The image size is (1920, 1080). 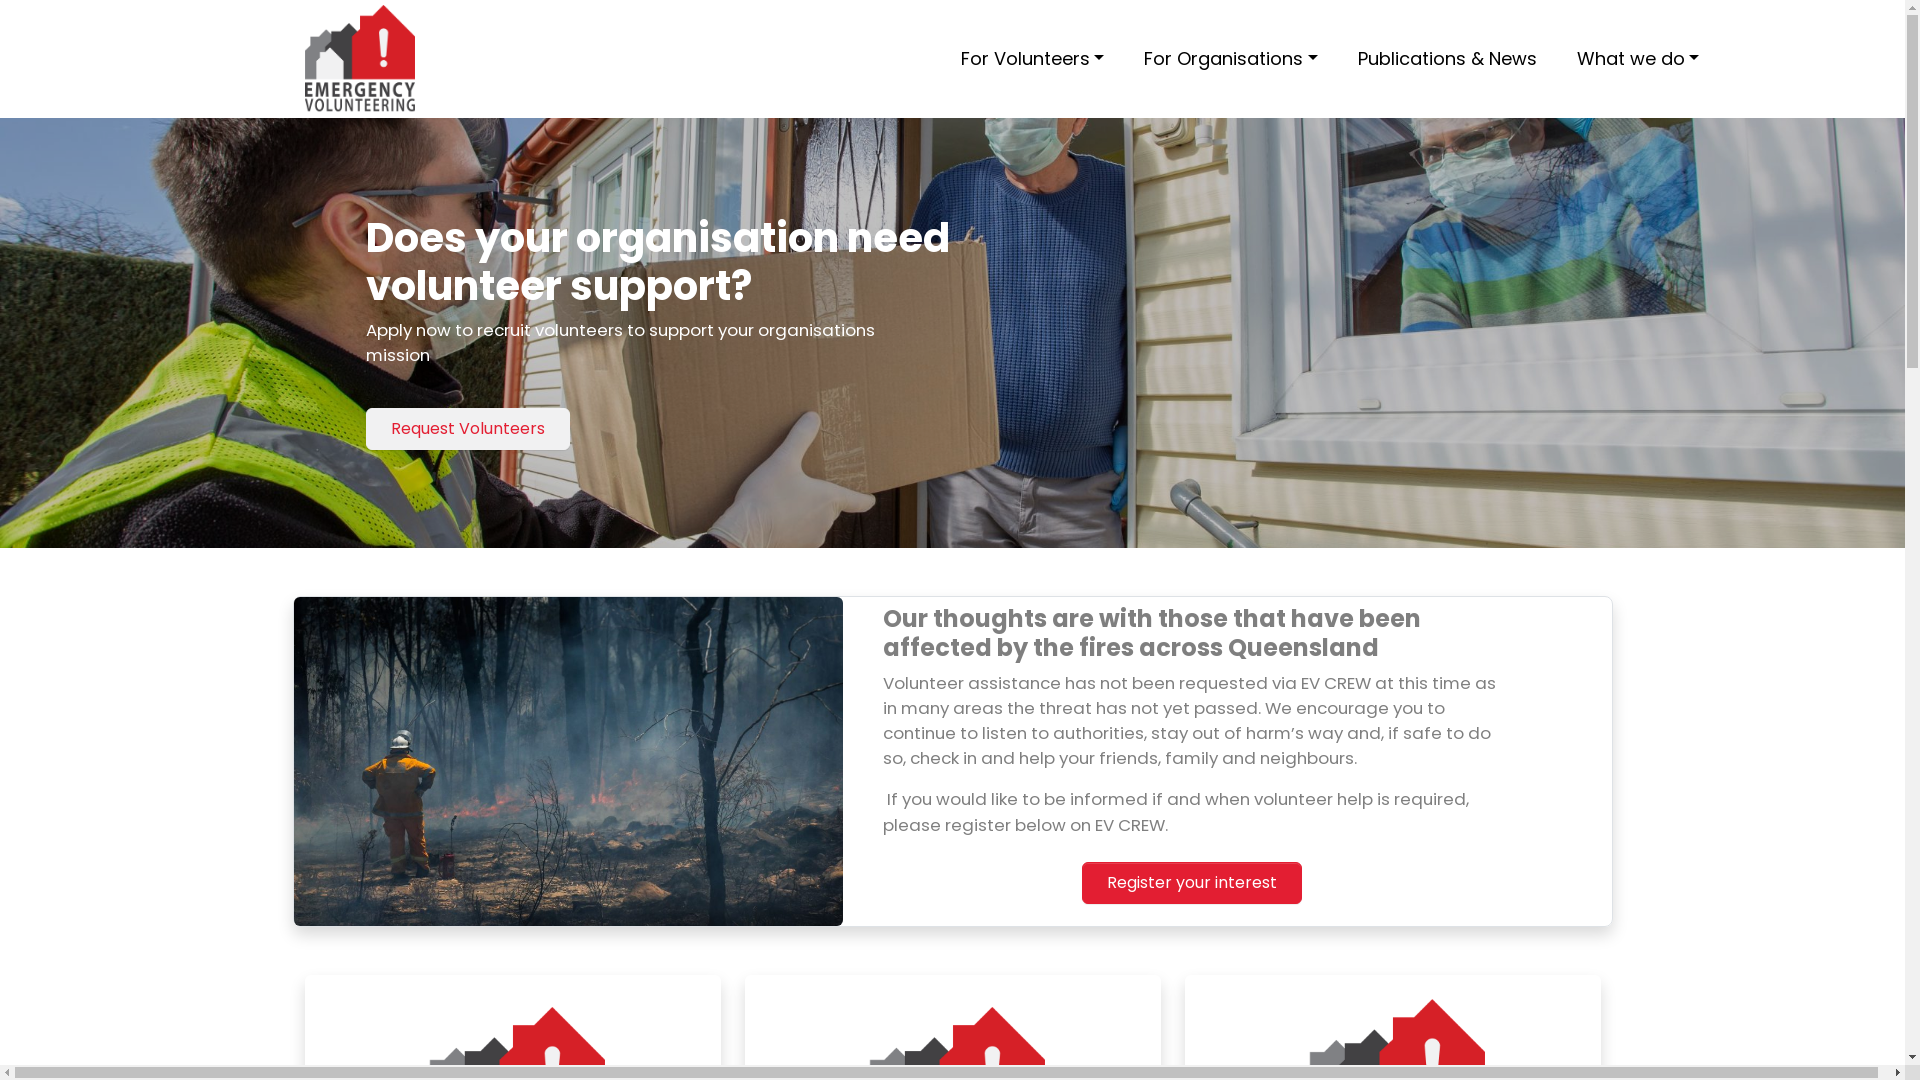 I want to click on 'What we do', so click(x=1638, y=57).